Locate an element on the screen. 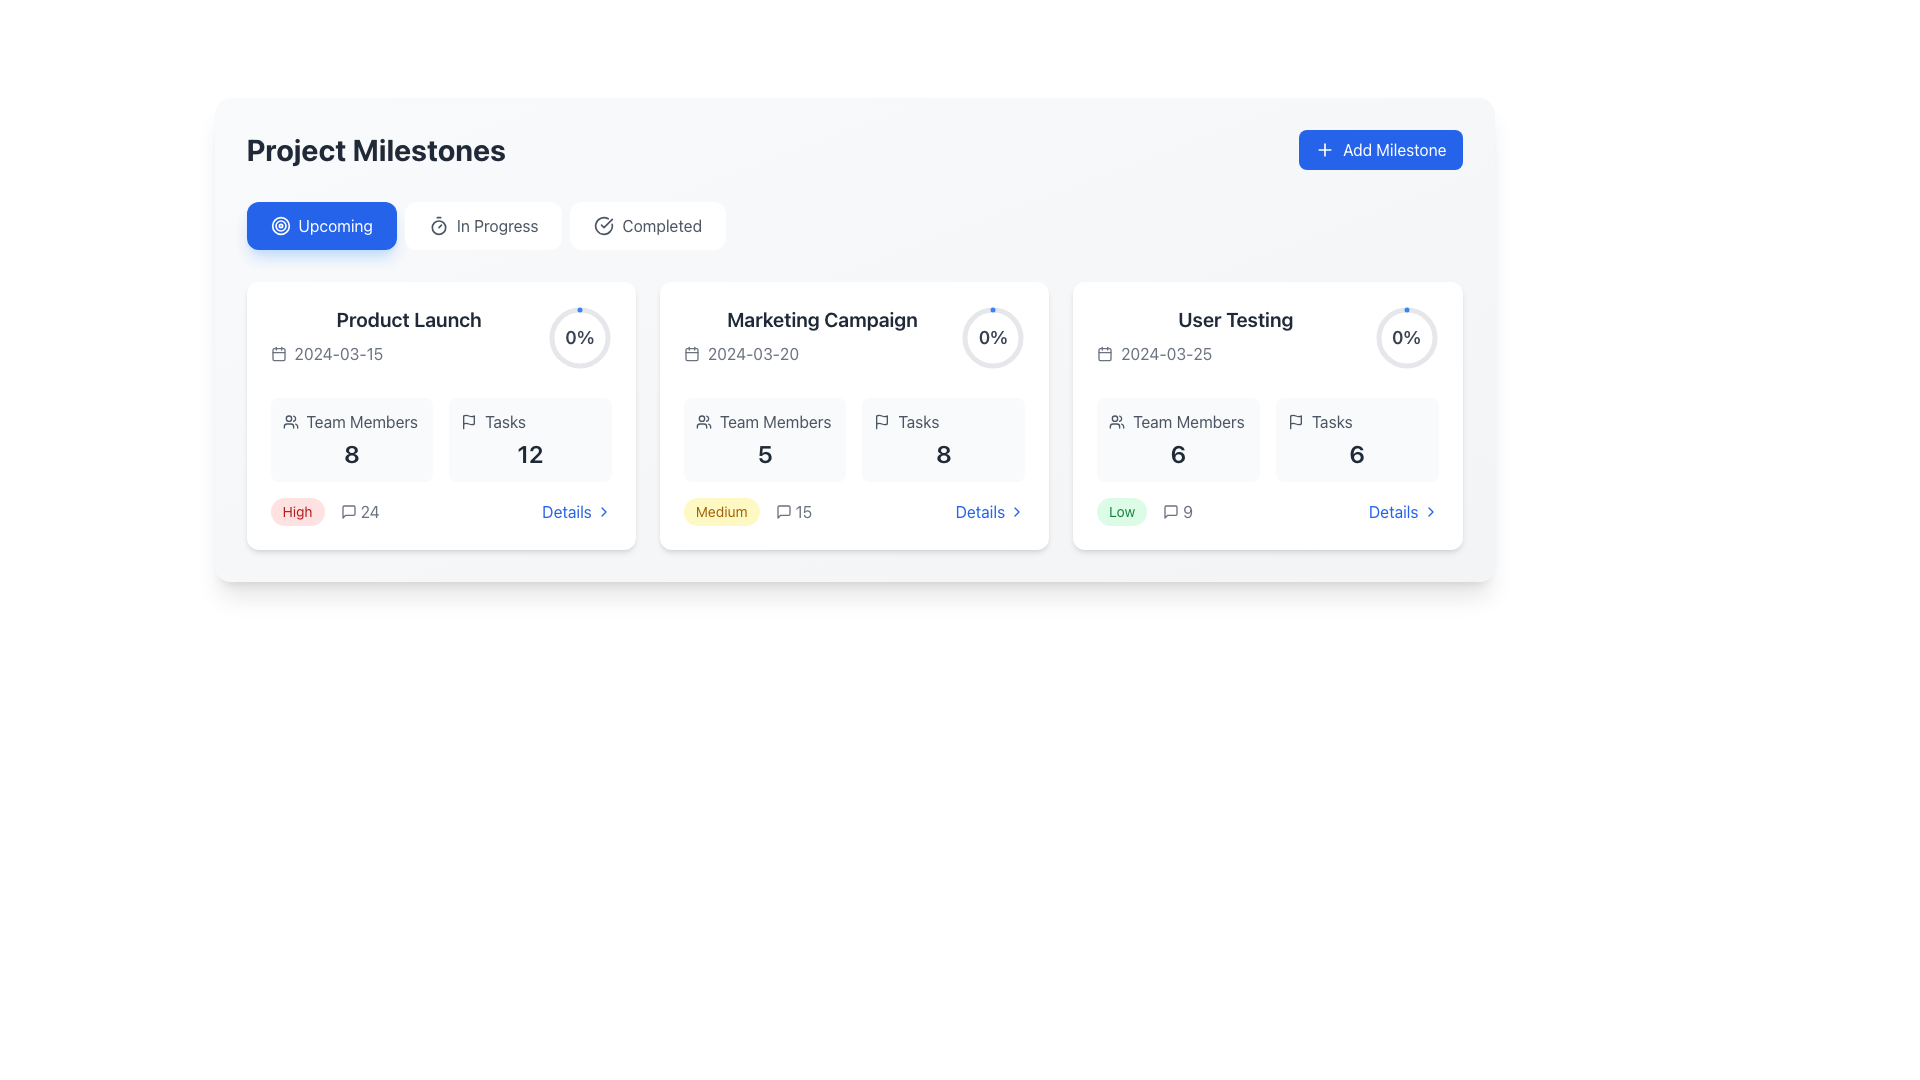 This screenshot has width=1920, height=1080. the progress value within the circular progress indicator located inside the 'Marketing Campaign' card, which shows the '0%' status is located at coordinates (993, 337).